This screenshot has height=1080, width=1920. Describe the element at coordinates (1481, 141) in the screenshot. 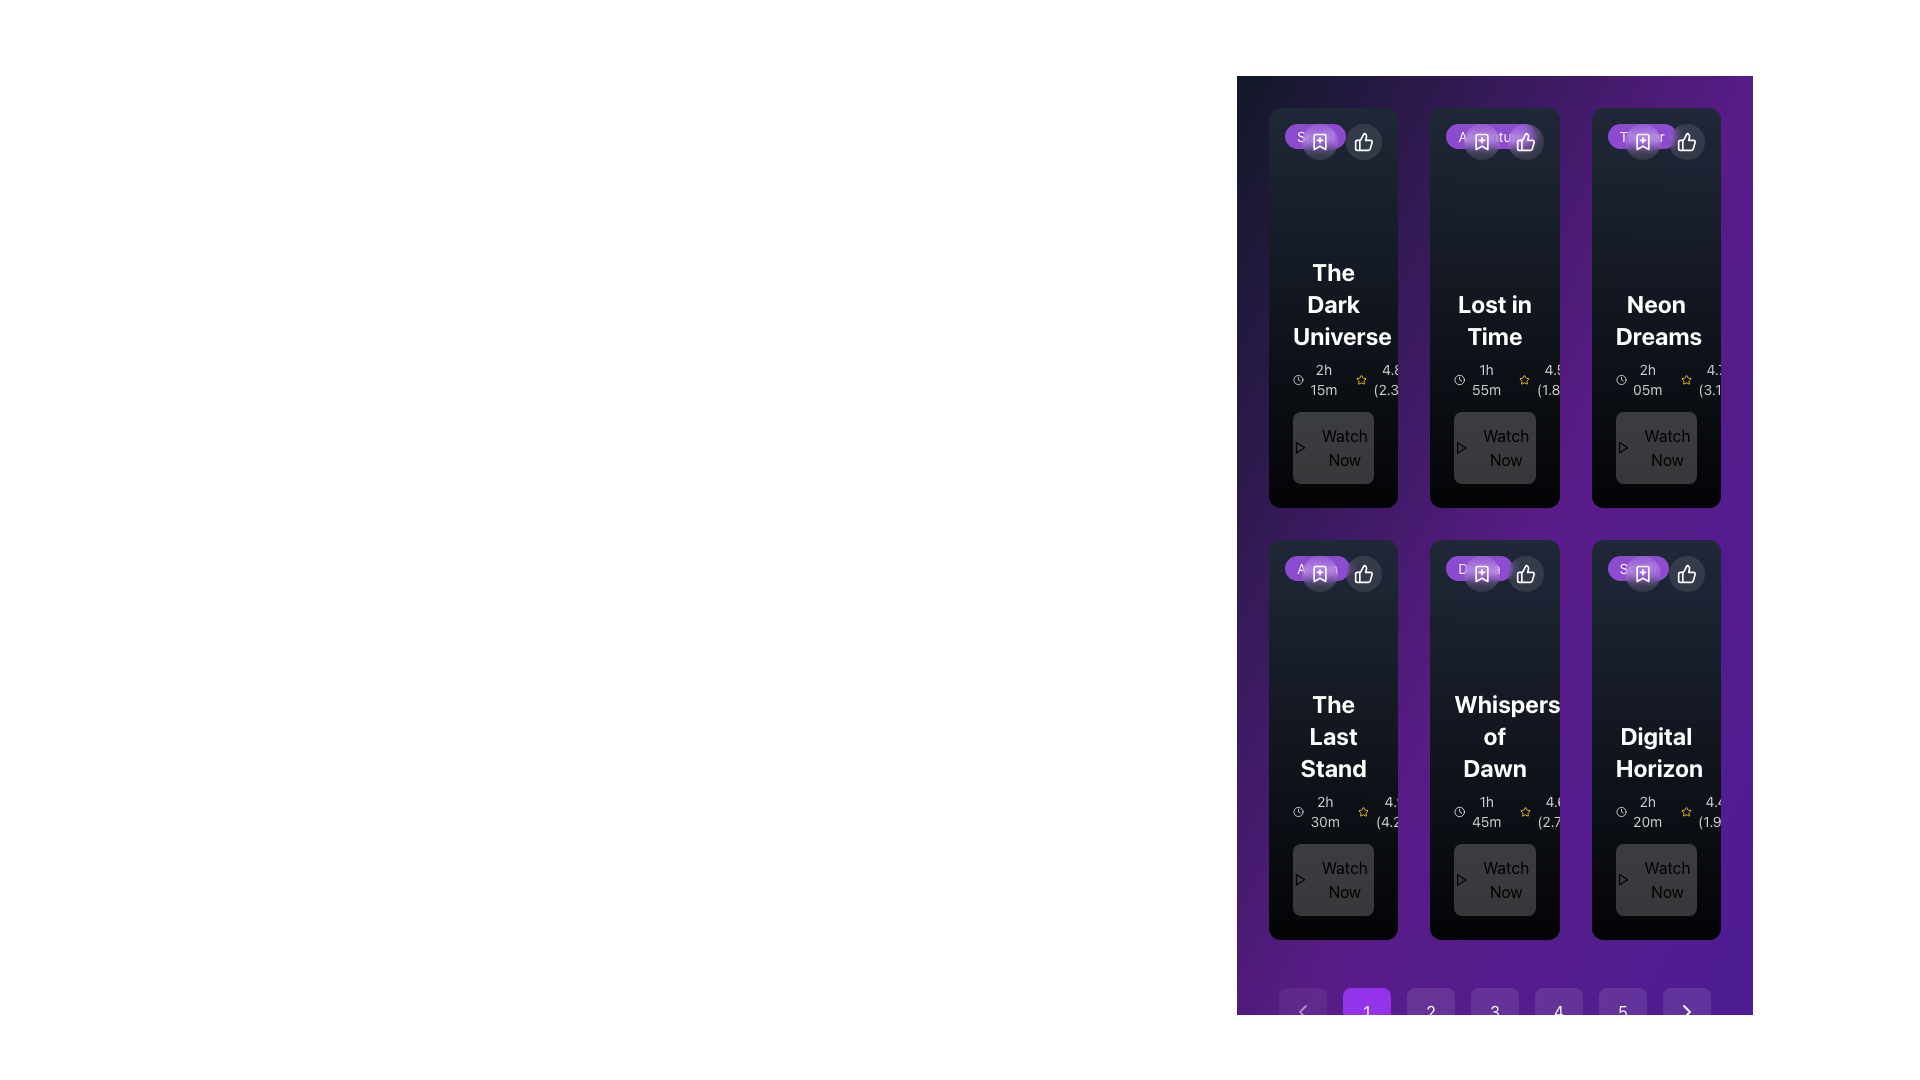

I see `the bookmark icon located at the top middle of the 'Lost in Time' card, which signifies the bookmark feature` at that location.